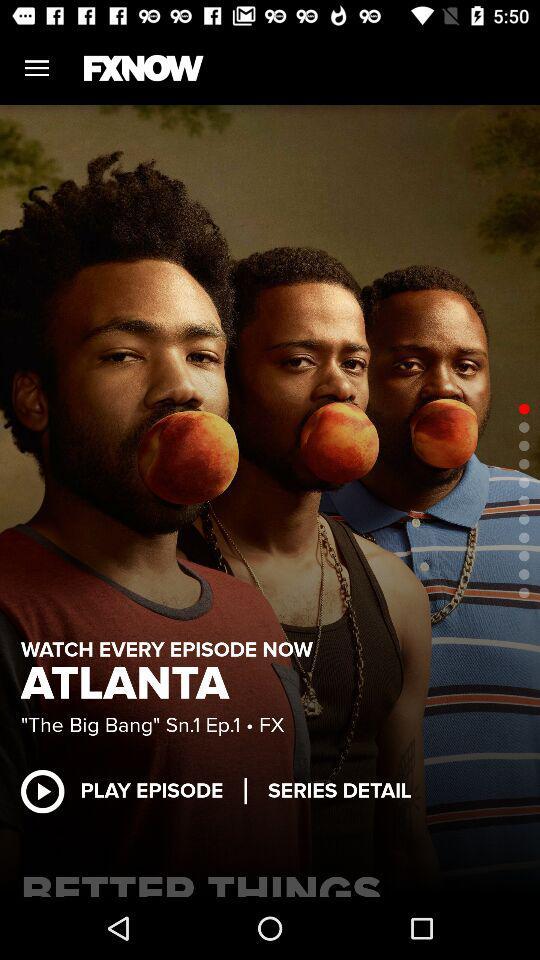 The width and height of the screenshot is (540, 960). Describe the element at coordinates (270, 880) in the screenshot. I see `better things` at that location.